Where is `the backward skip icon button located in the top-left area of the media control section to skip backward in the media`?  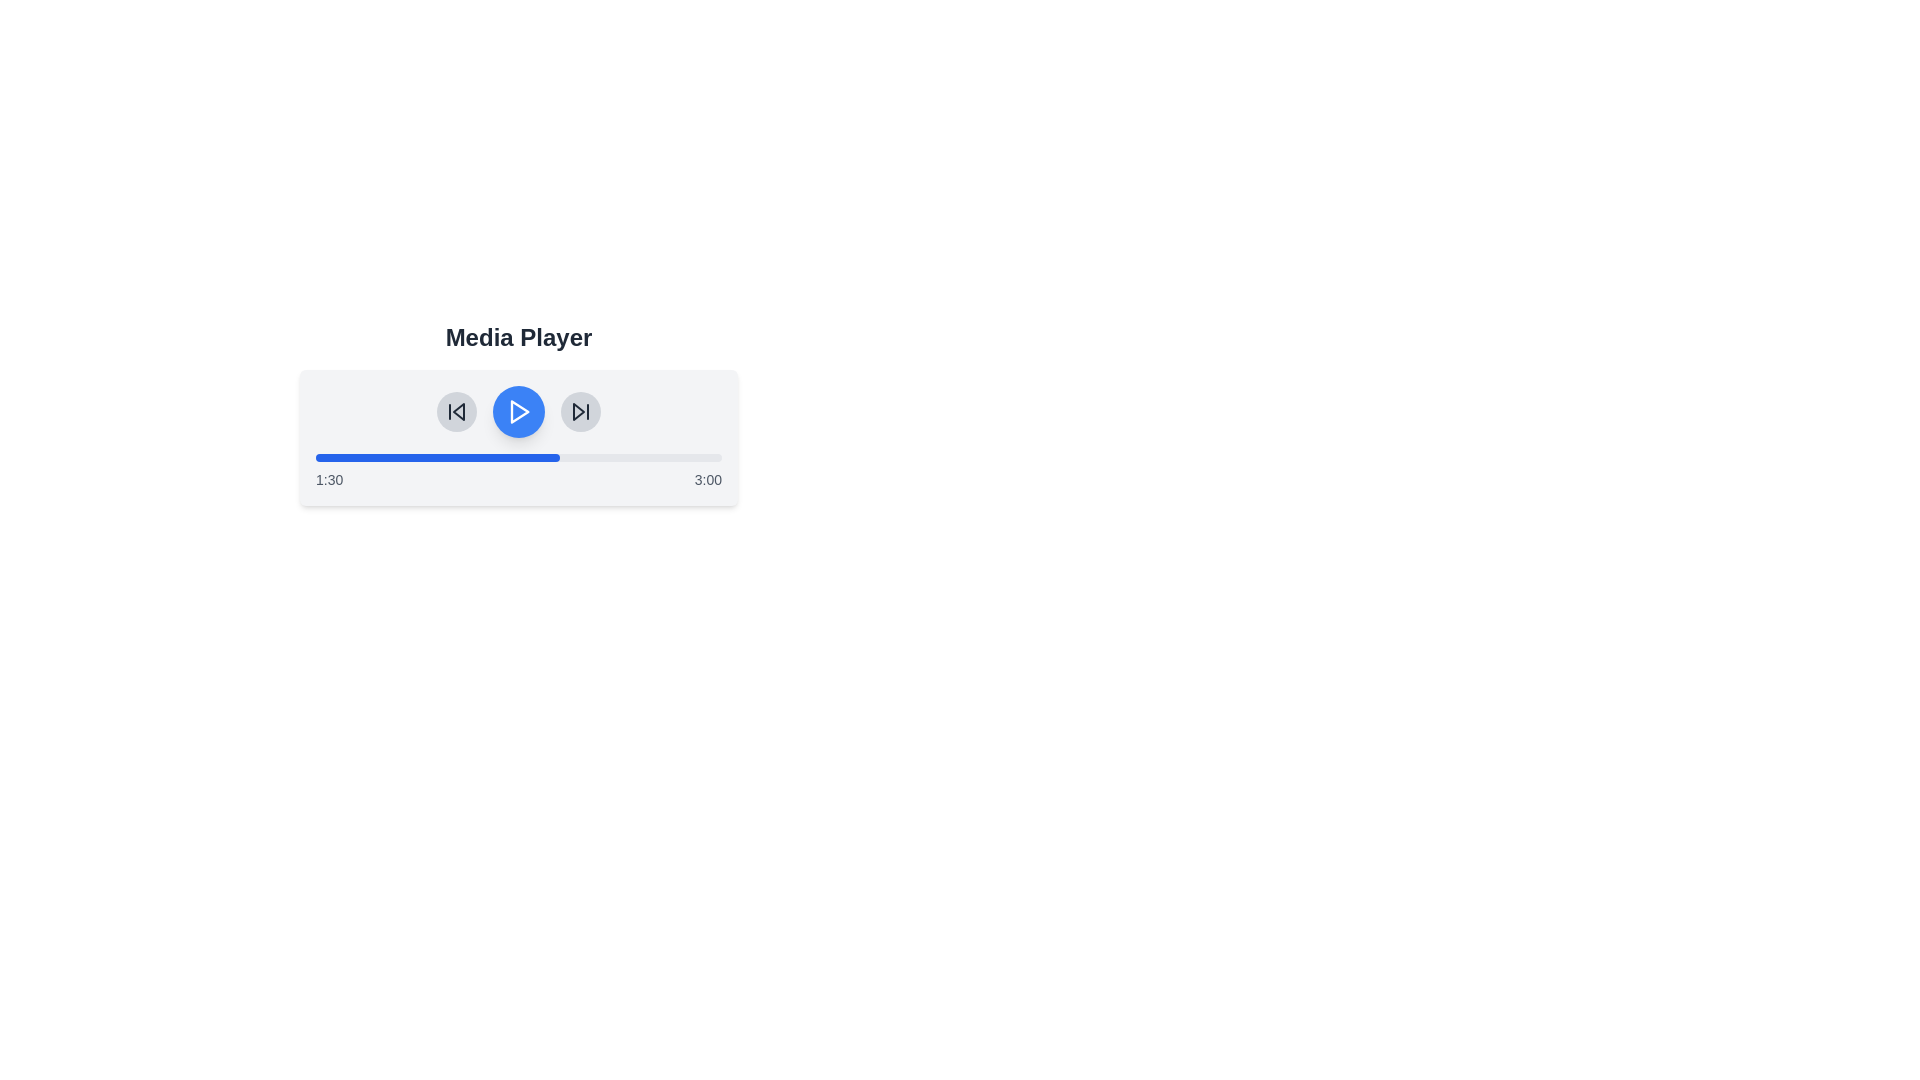 the backward skip icon button located in the top-left area of the media control section to skip backward in the media is located at coordinates (455, 411).